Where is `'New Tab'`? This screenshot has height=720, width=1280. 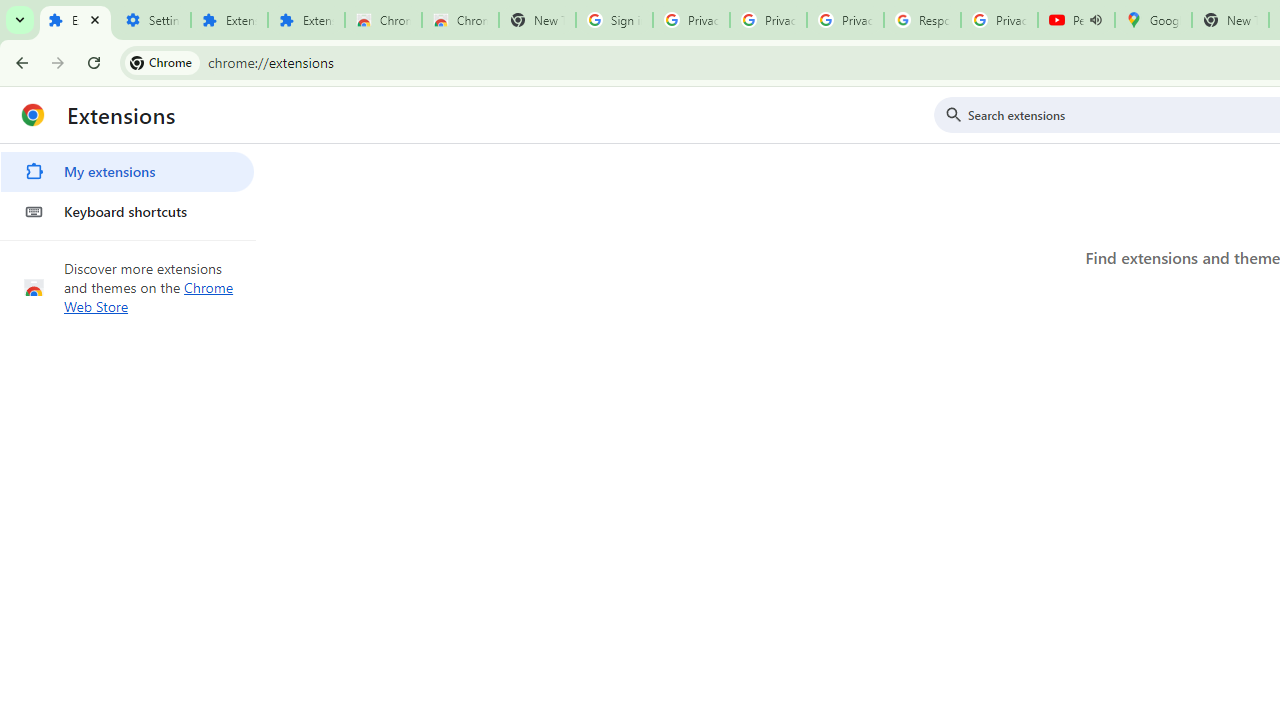 'New Tab' is located at coordinates (537, 20).